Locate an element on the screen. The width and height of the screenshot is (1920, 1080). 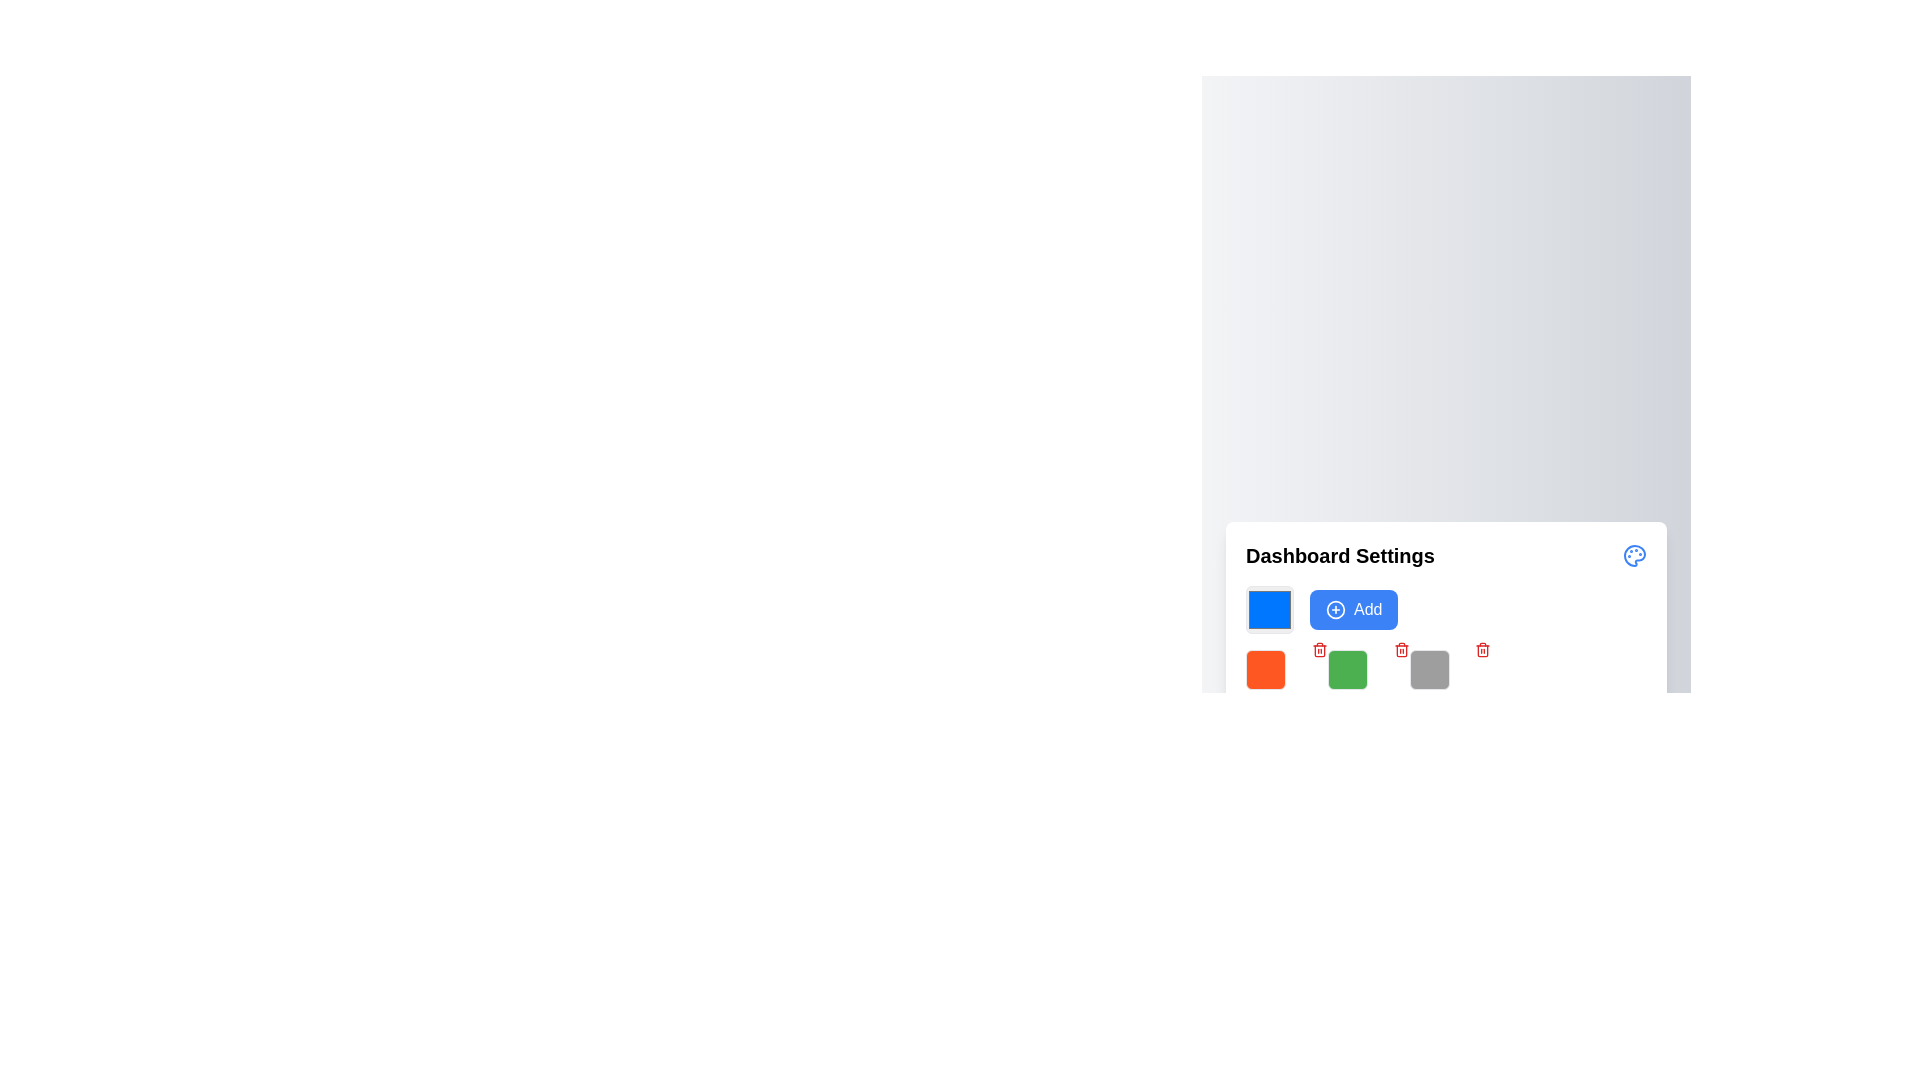
the green square block with rounded corners, positioned in the middle row of the grid as the third element from the left is located at coordinates (1363, 670).